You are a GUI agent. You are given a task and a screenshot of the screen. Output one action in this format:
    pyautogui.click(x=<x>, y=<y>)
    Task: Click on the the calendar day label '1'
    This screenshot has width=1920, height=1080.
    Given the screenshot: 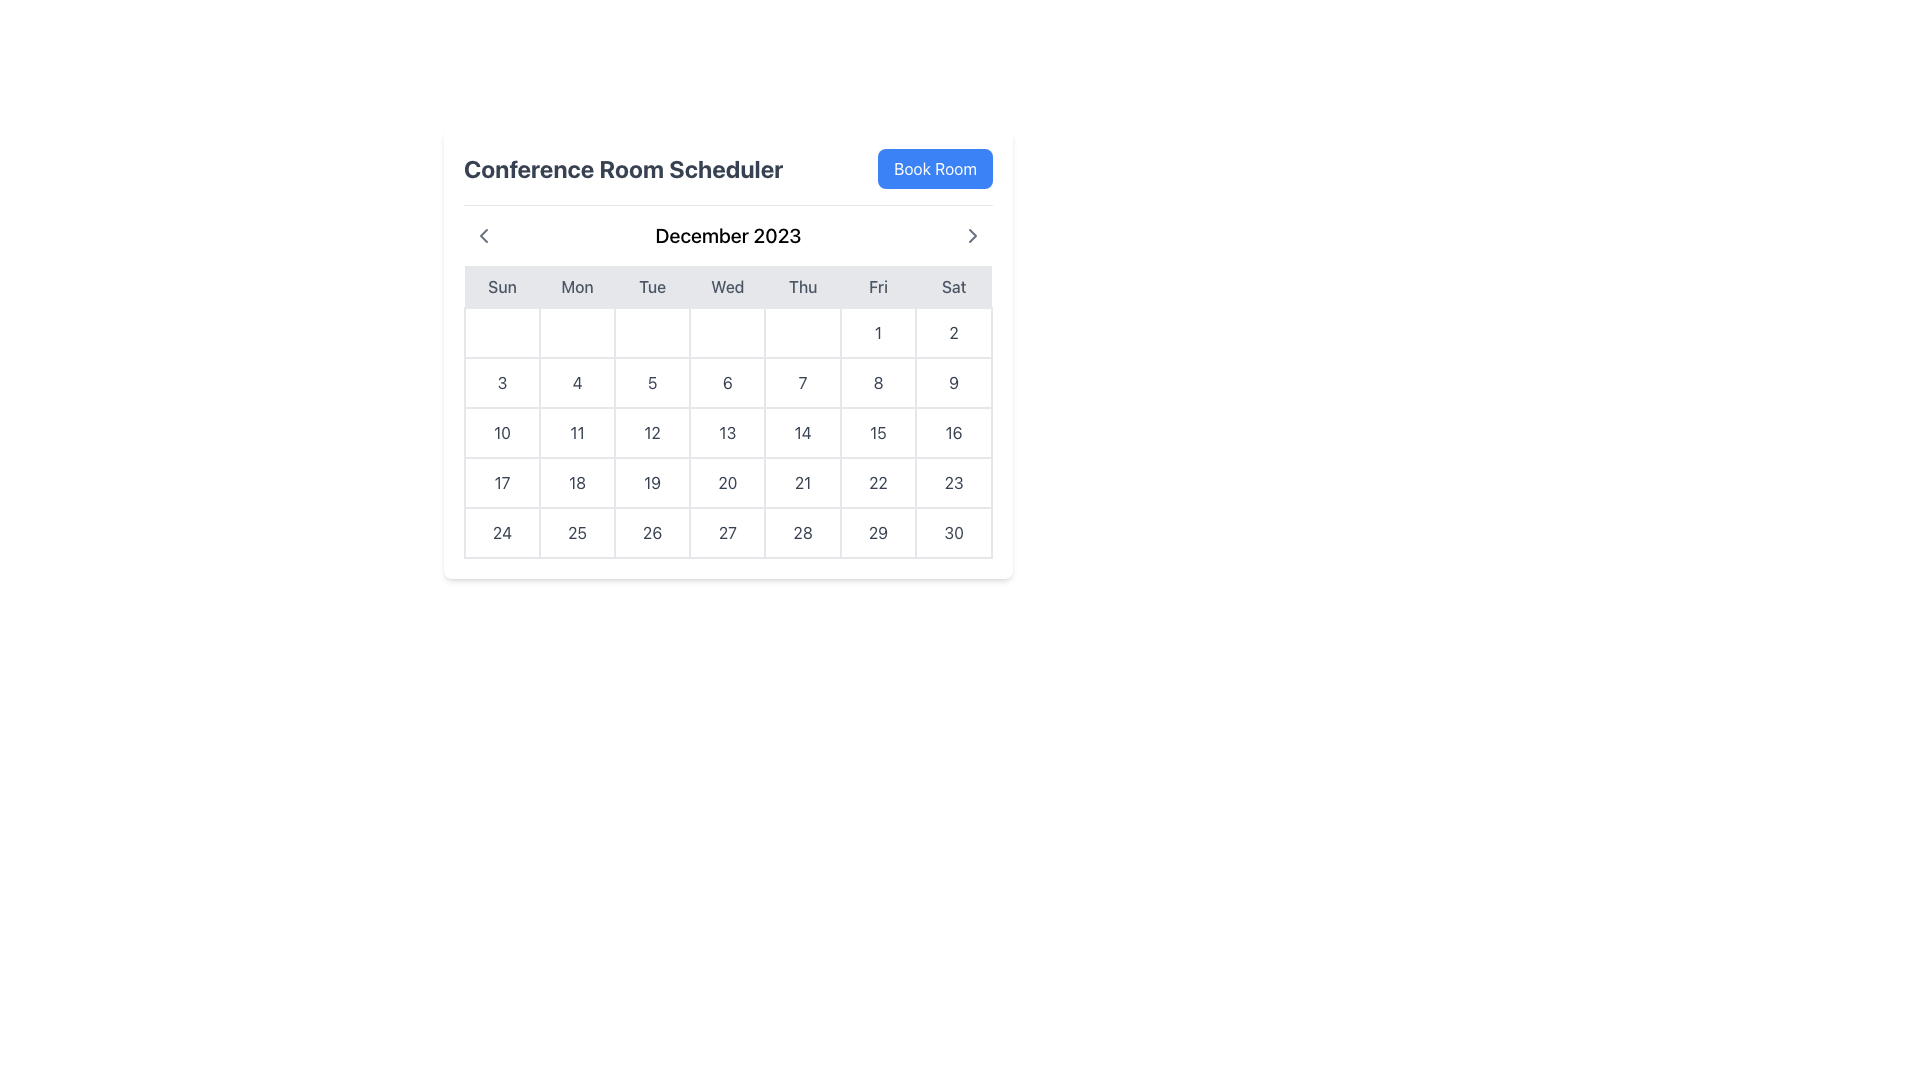 What is the action you would take?
    pyautogui.click(x=878, y=331)
    